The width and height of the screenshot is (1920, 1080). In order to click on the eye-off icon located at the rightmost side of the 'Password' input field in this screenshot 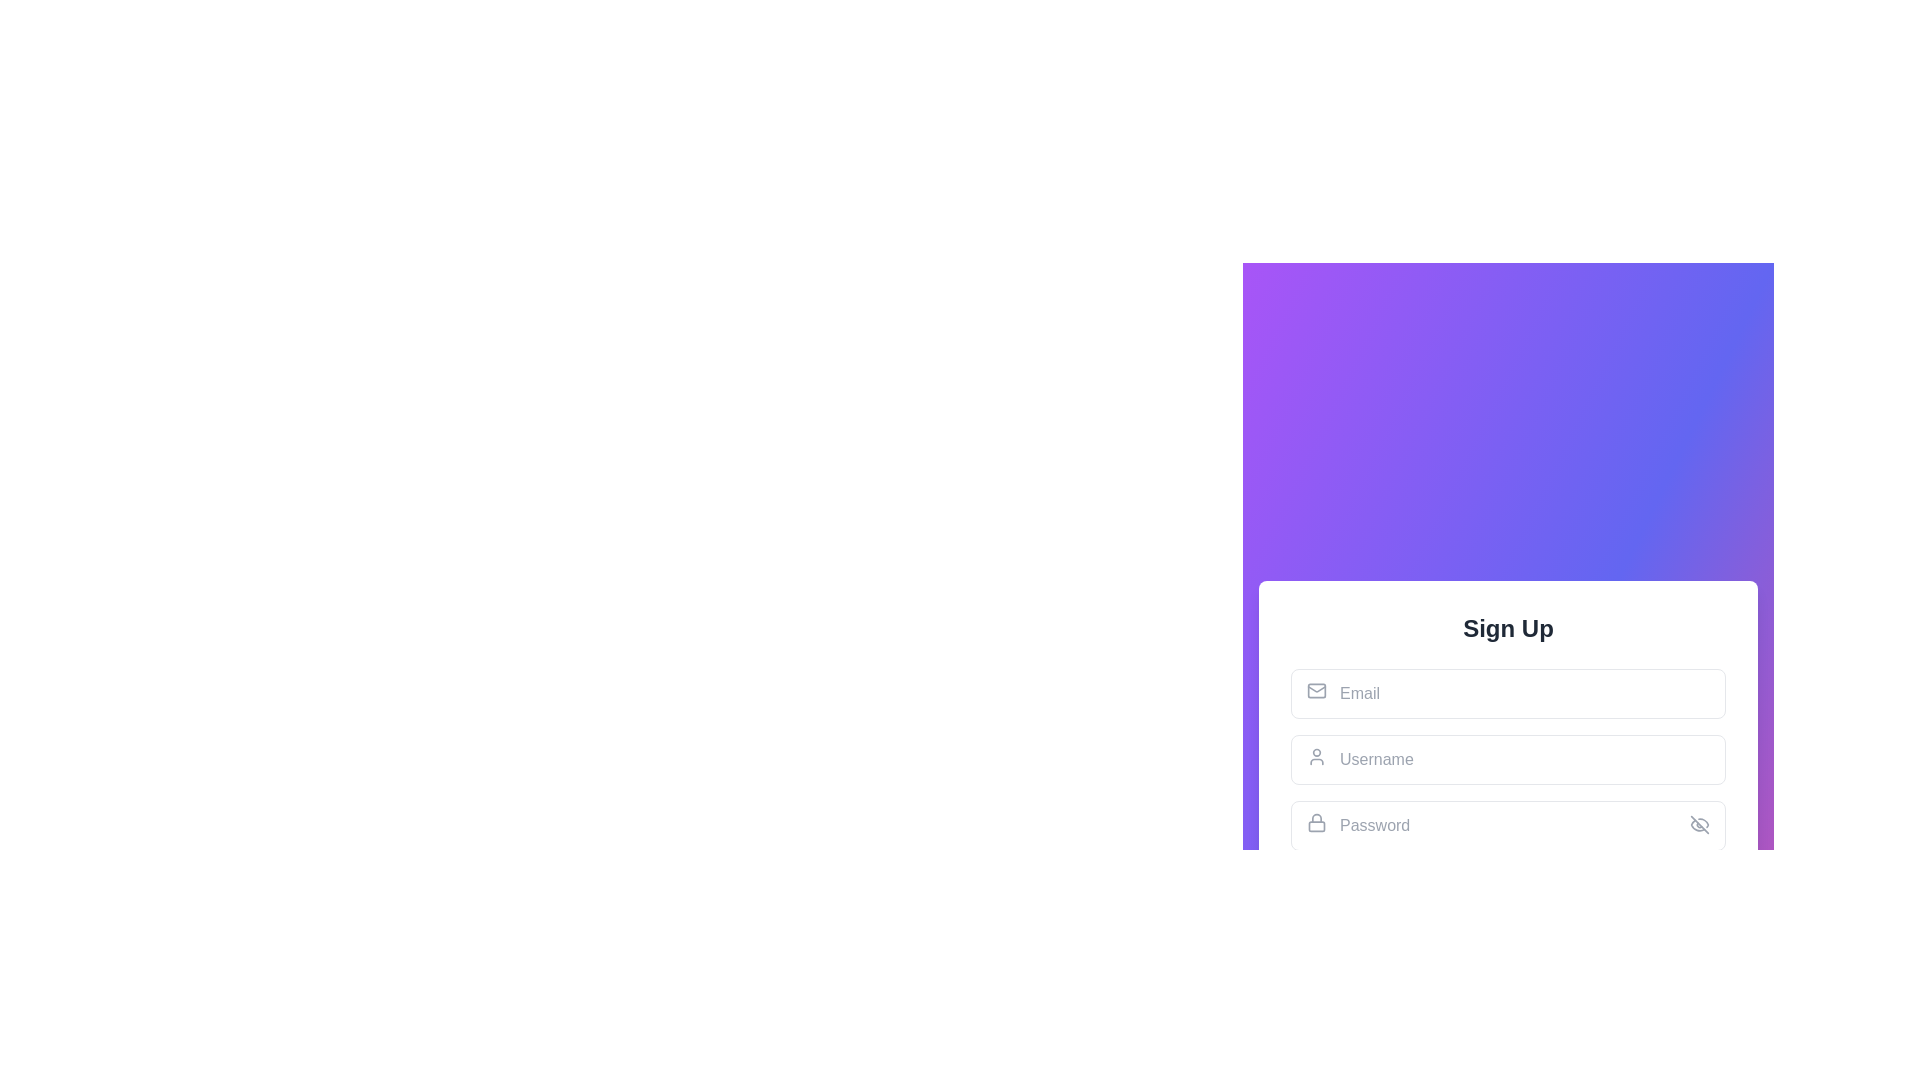, I will do `click(1698, 825)`.